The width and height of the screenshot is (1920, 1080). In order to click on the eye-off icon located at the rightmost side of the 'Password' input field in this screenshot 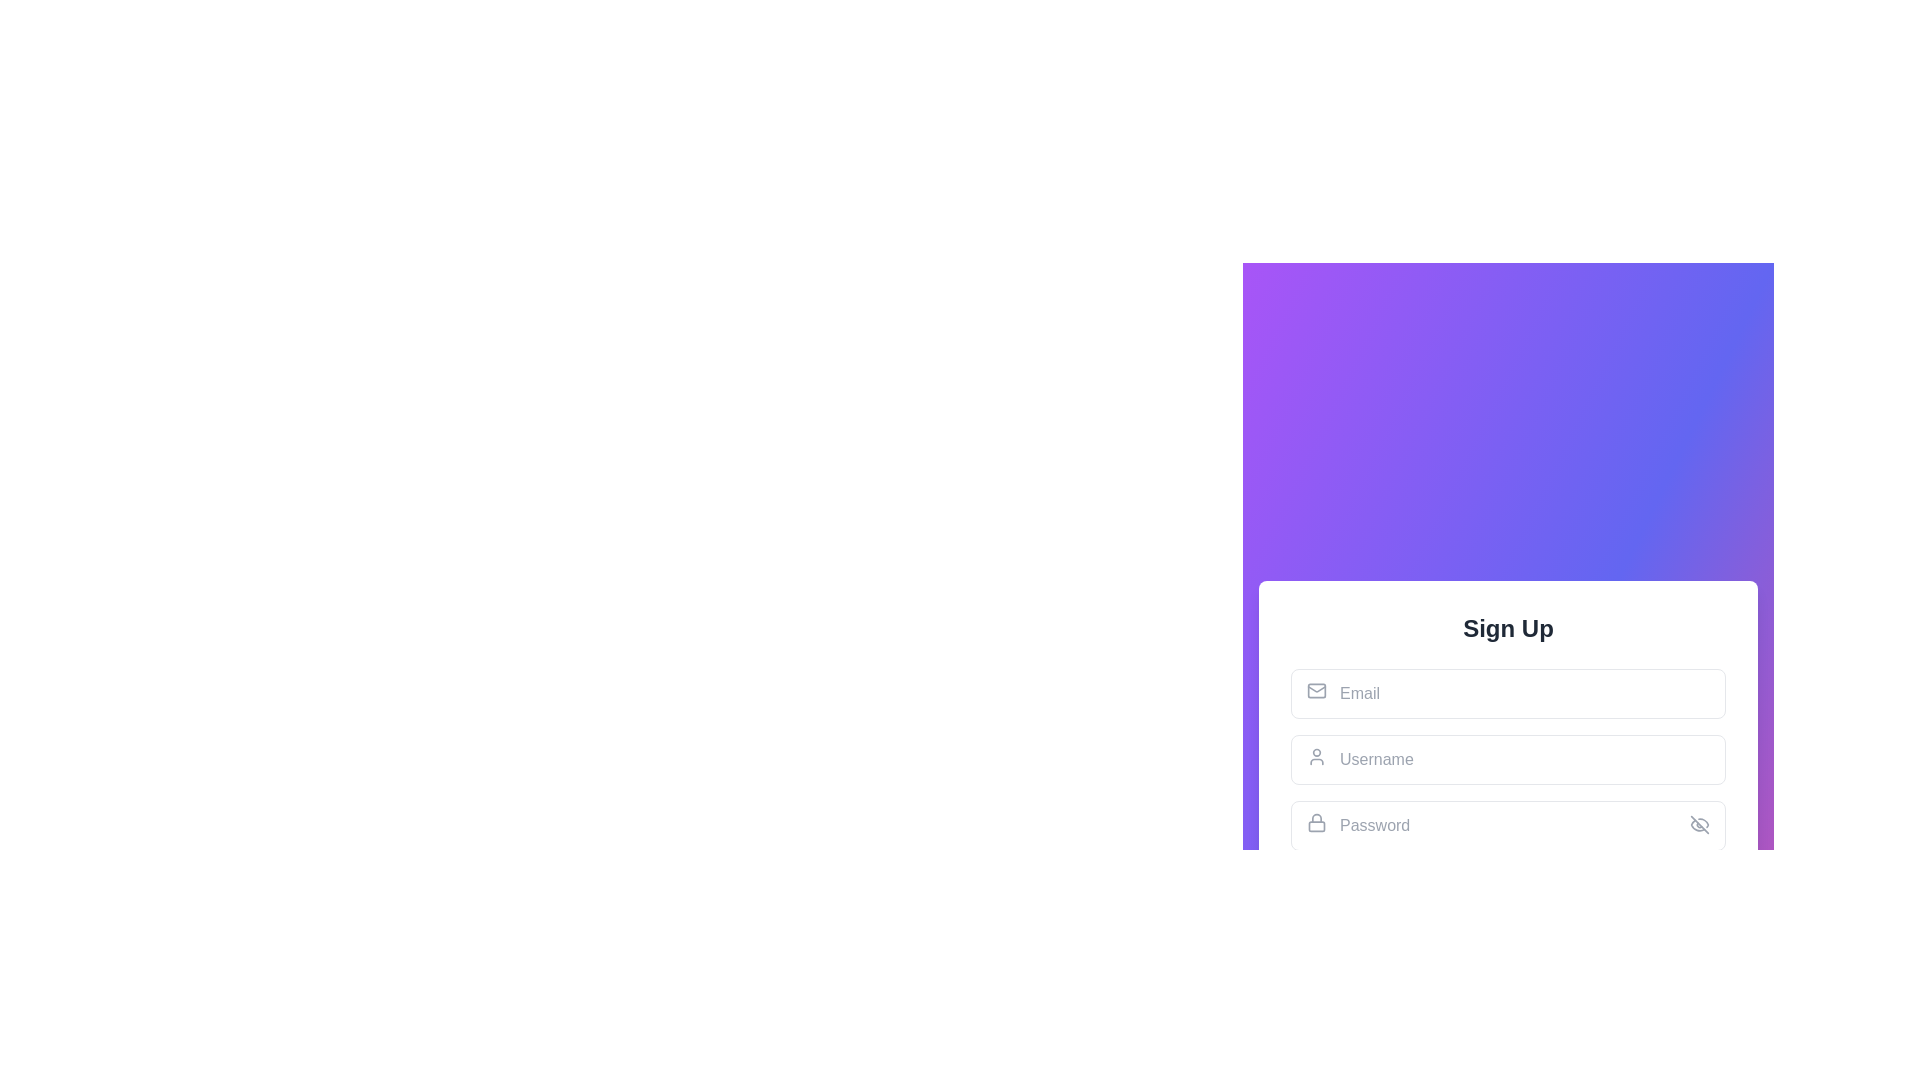, I will do `click(1698, 825)`.